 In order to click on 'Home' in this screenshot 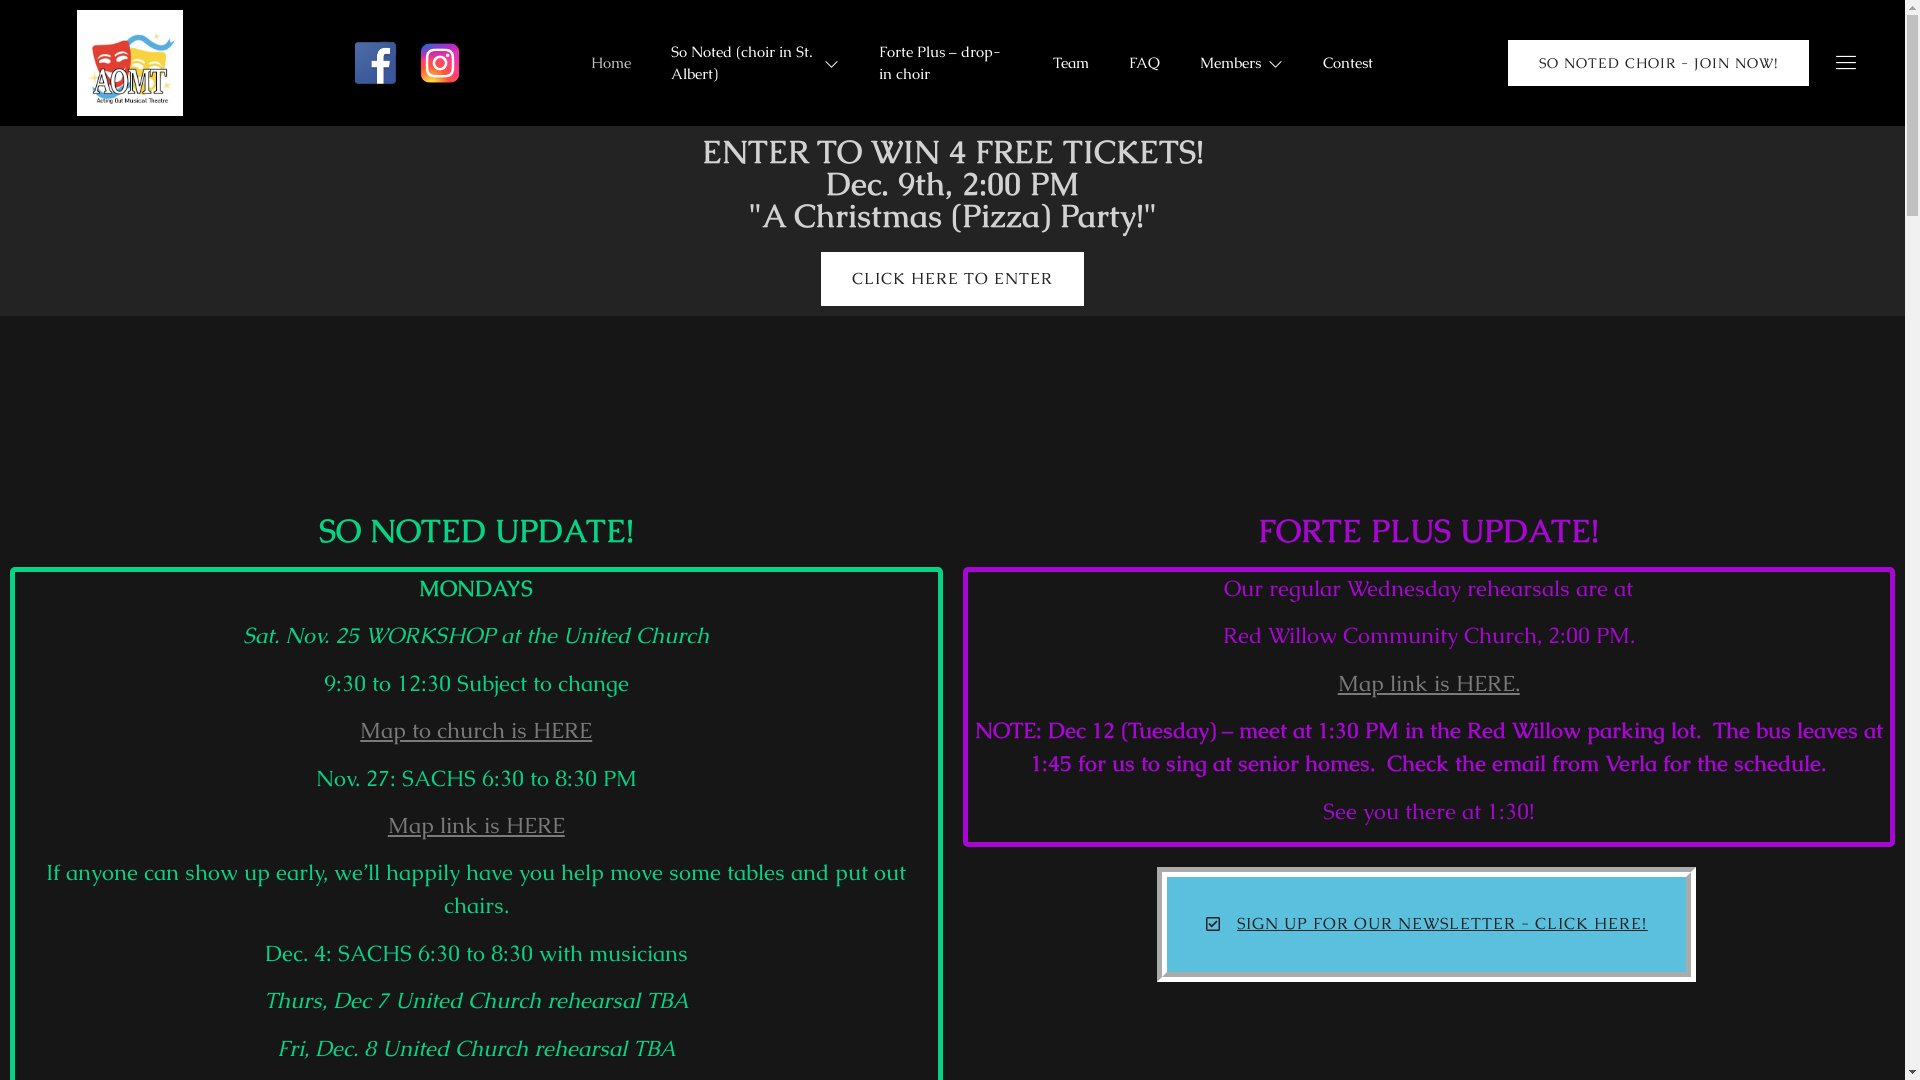, I will do `click(609, 61)`.